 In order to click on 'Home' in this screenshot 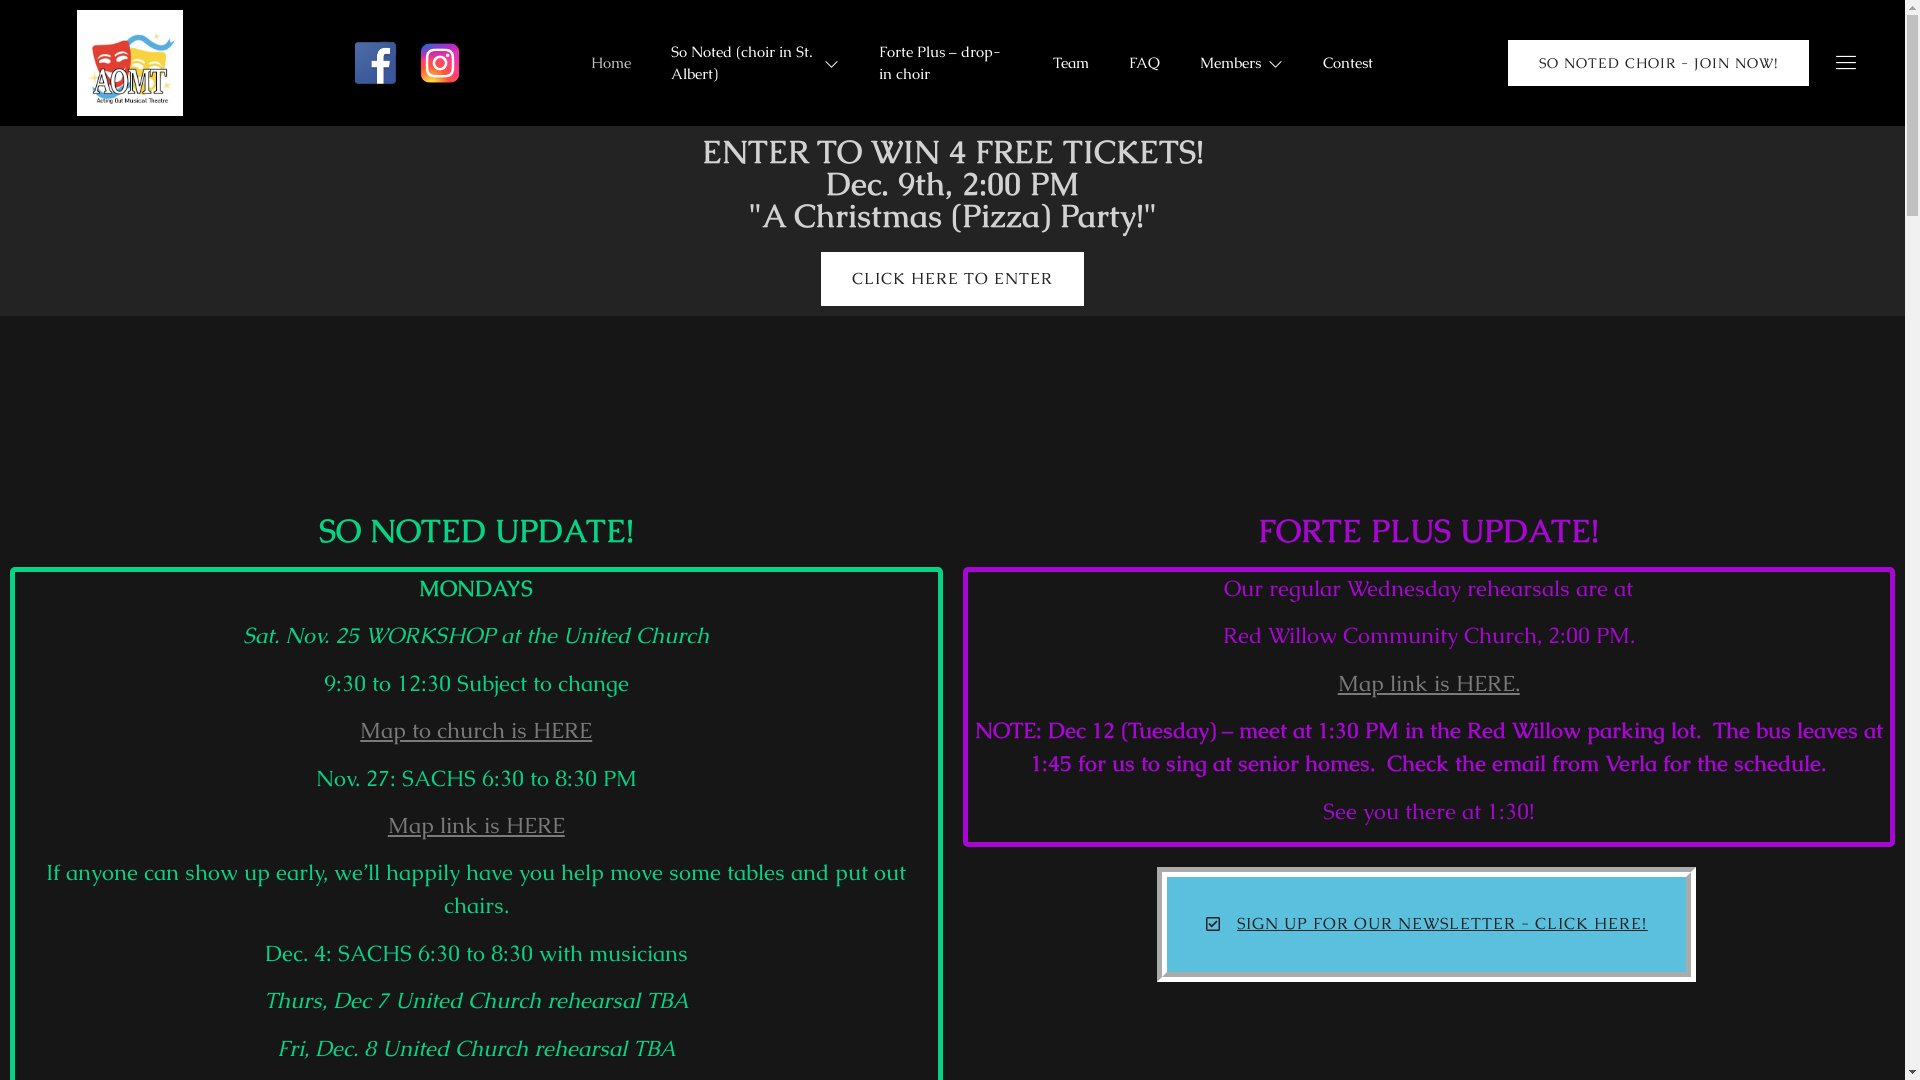, I will do `click(609, 61)`.